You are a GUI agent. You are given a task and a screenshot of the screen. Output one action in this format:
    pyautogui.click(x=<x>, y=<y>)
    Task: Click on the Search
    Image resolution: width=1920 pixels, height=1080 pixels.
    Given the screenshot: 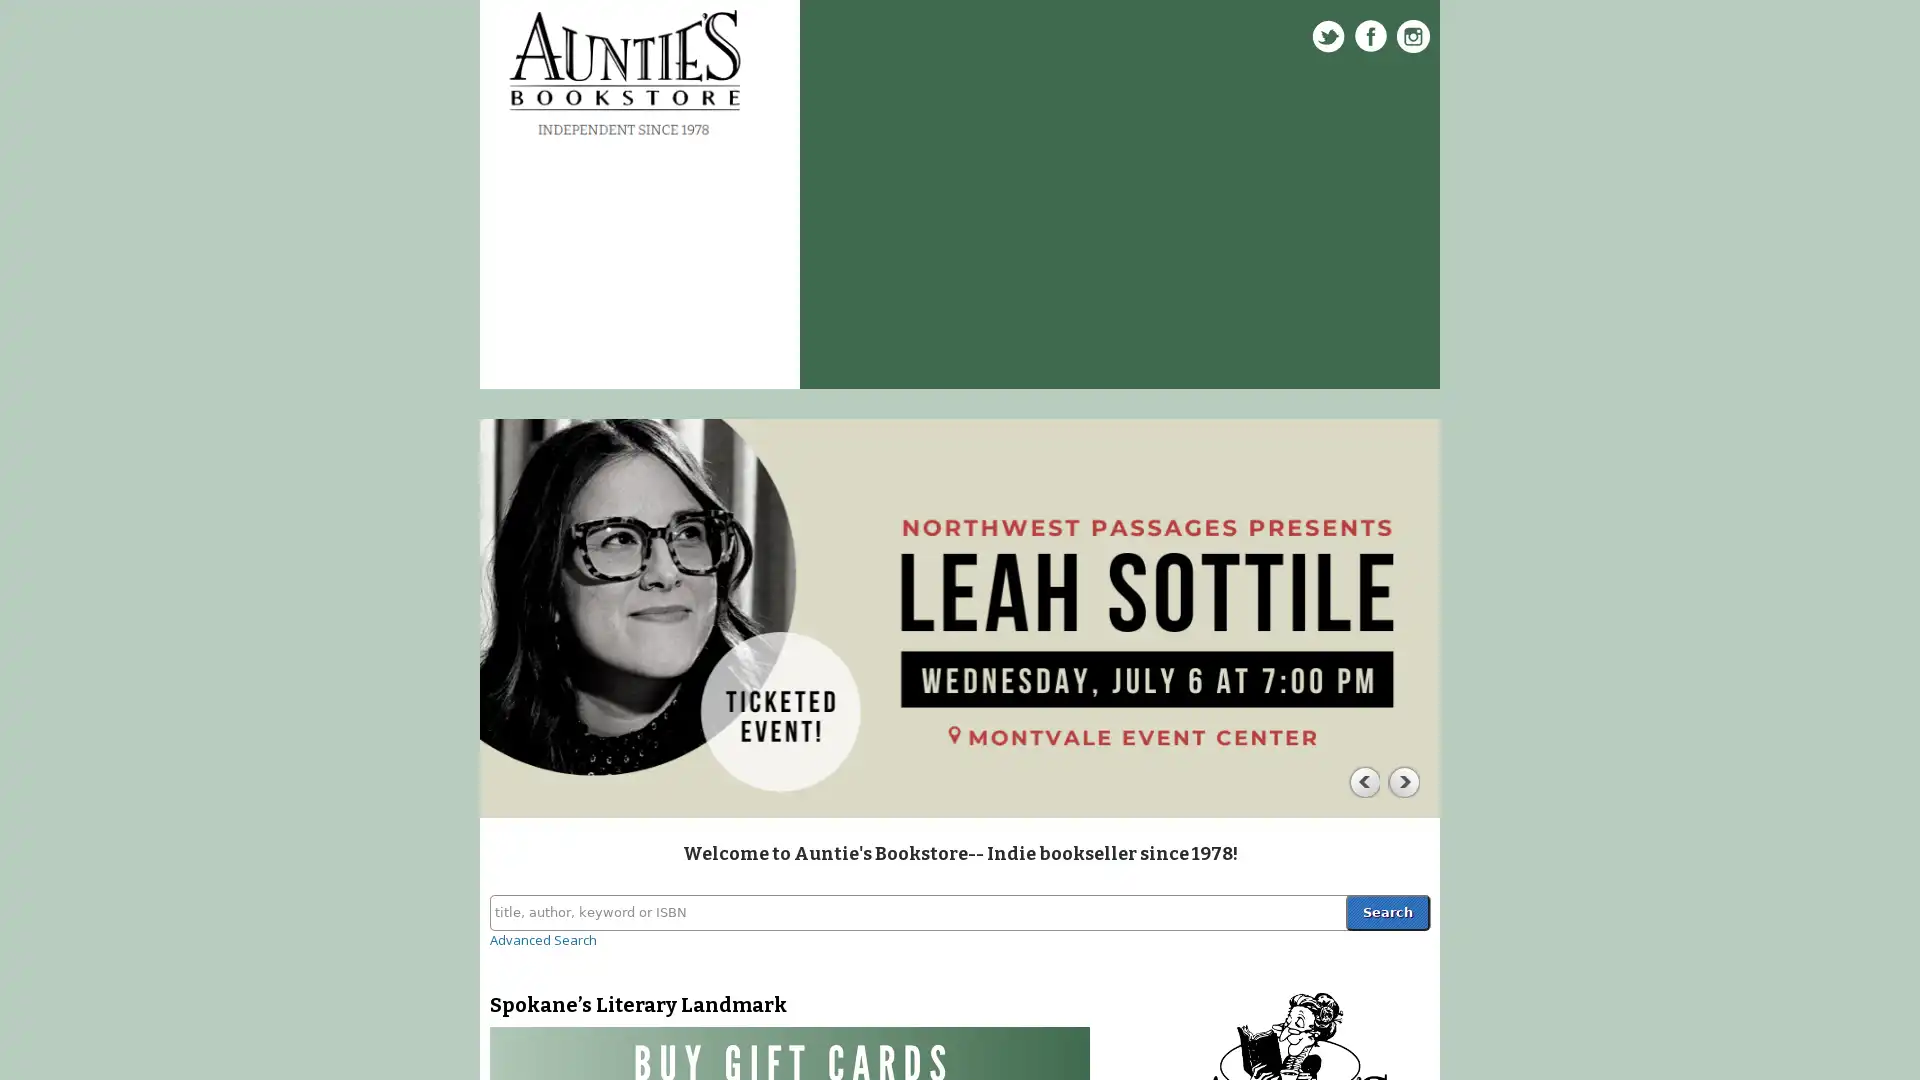 What is the action you would take?
    pyautogui.click(x=1386, y=911)
    